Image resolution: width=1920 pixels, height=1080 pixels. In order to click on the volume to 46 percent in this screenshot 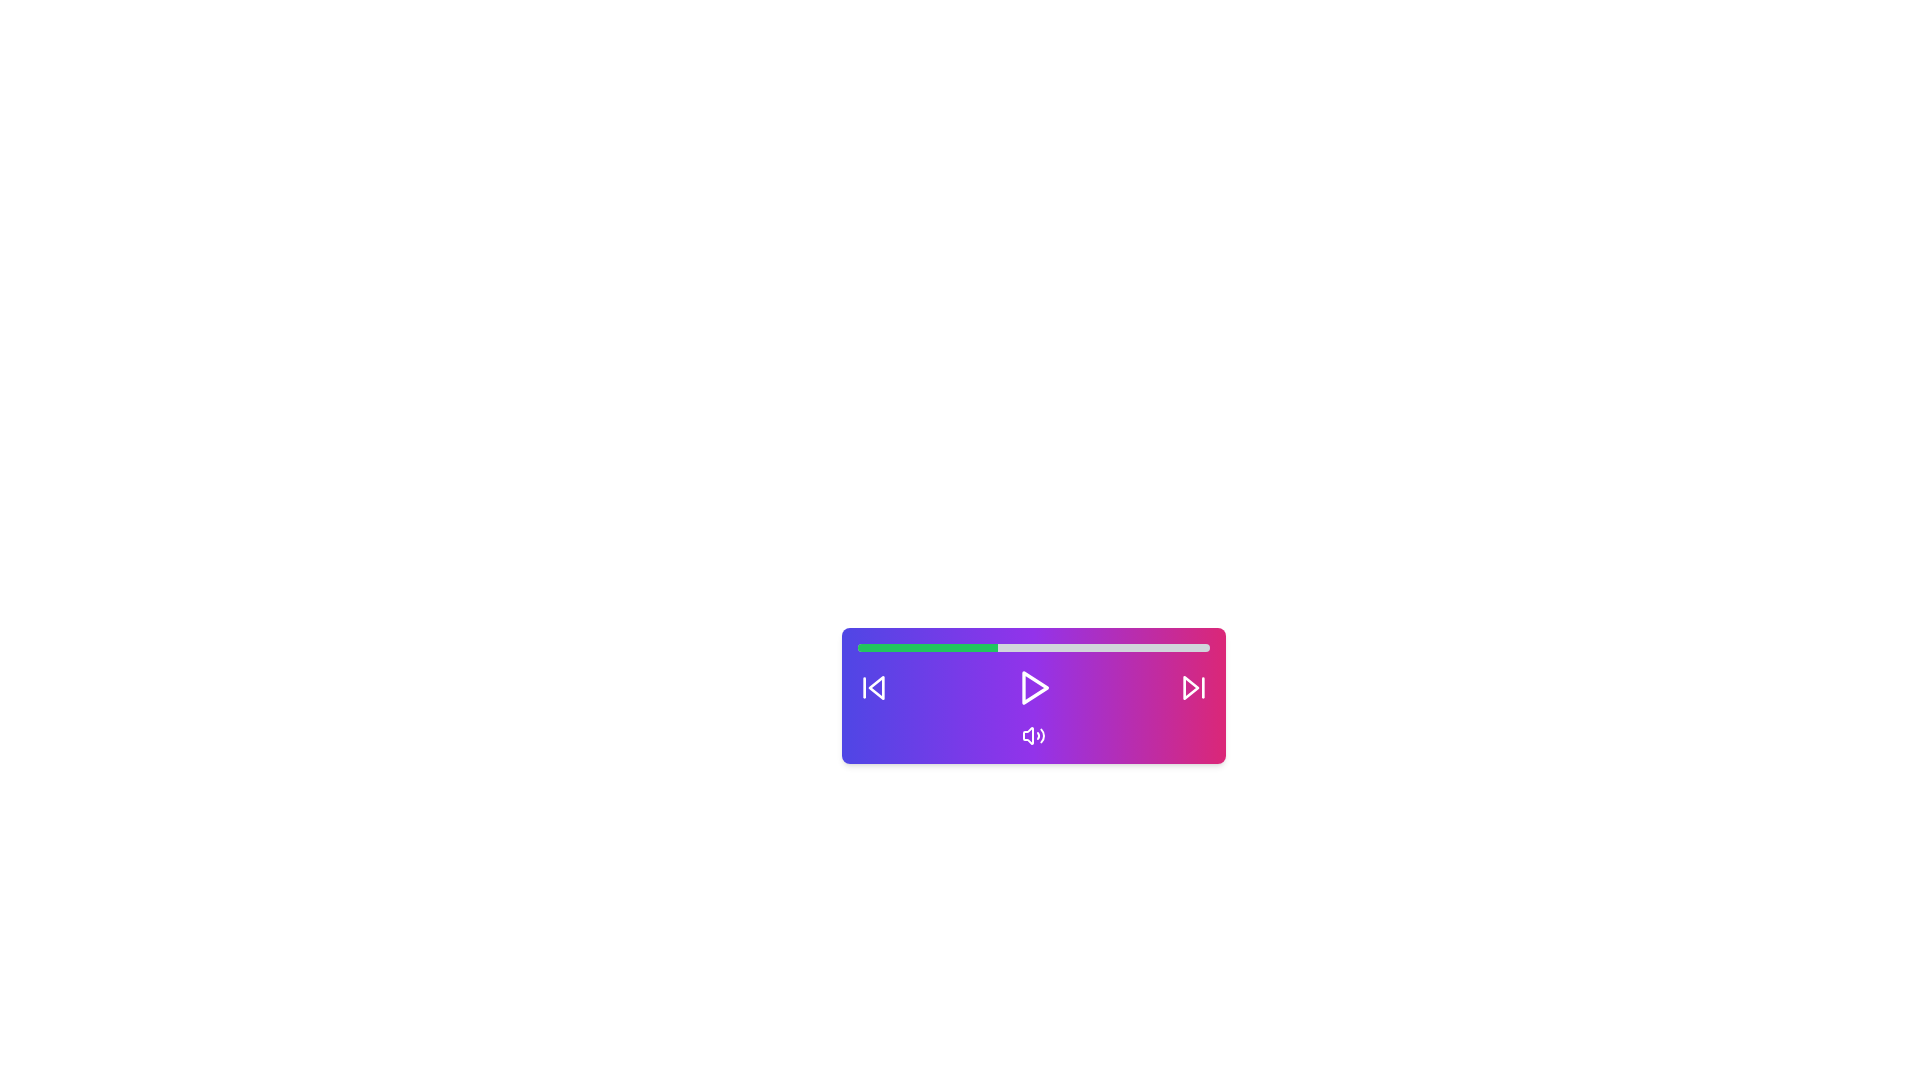, I will do `click(1019, 648)`.